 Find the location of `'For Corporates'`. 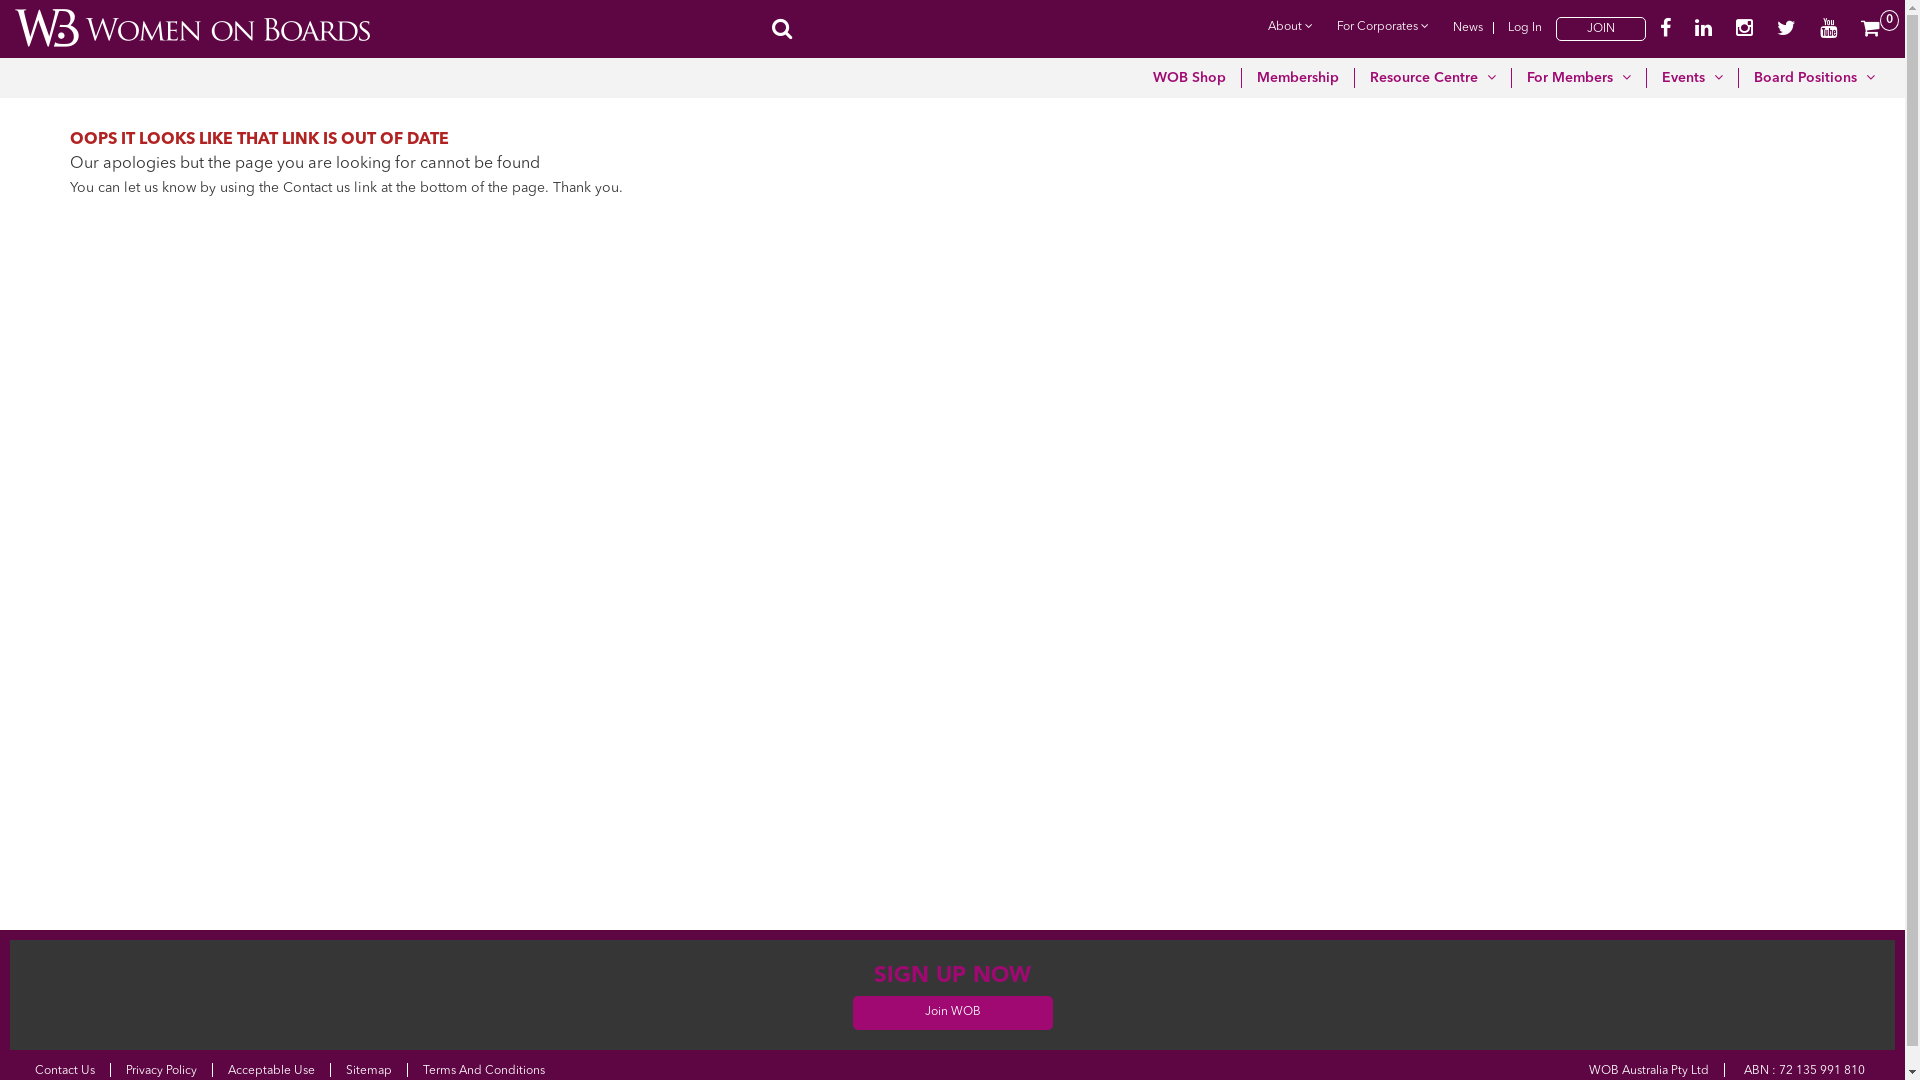

'For Corporates' is located at coordinates (1381, 27).